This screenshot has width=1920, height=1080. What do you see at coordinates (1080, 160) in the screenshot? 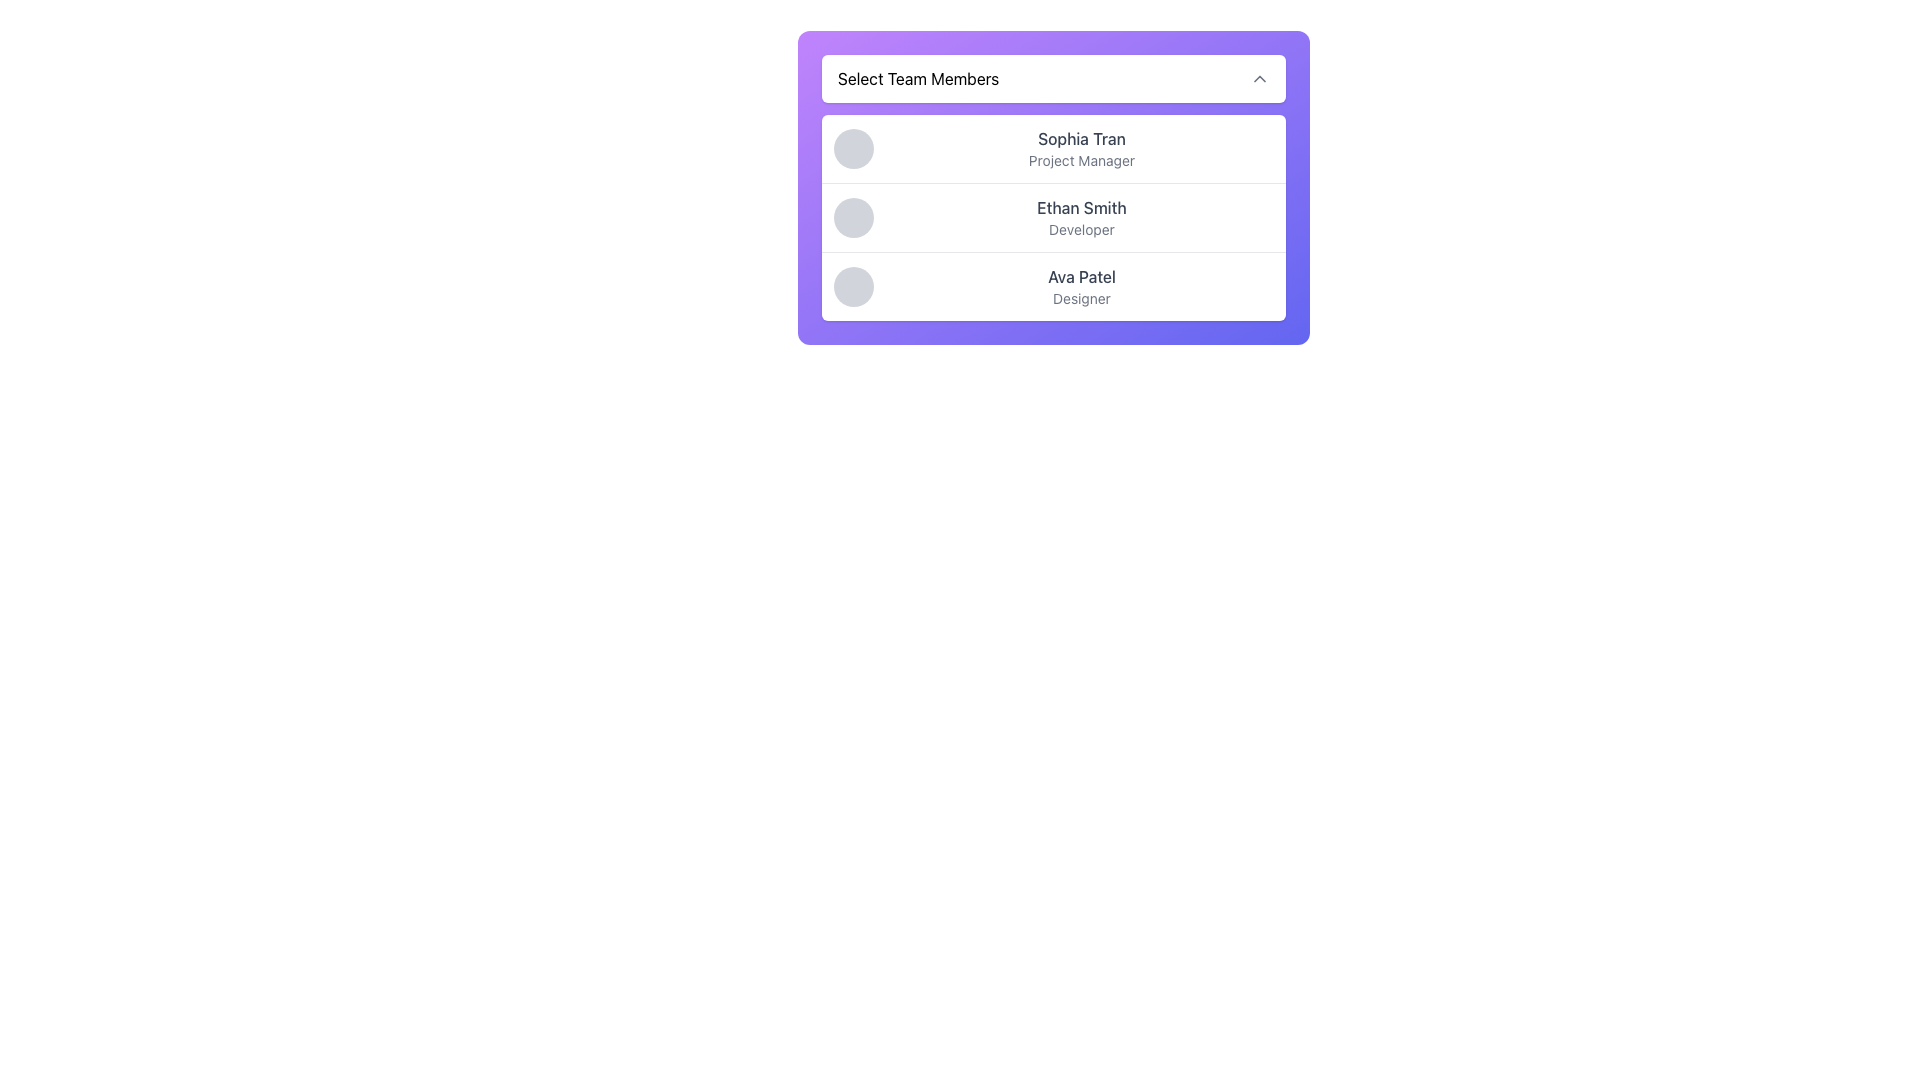
I see `the text label describing Sophia Tran's role in the team member selection within the 'Select Team Members' dialog, located below her name in the list` at bounding box center [1080, 160].